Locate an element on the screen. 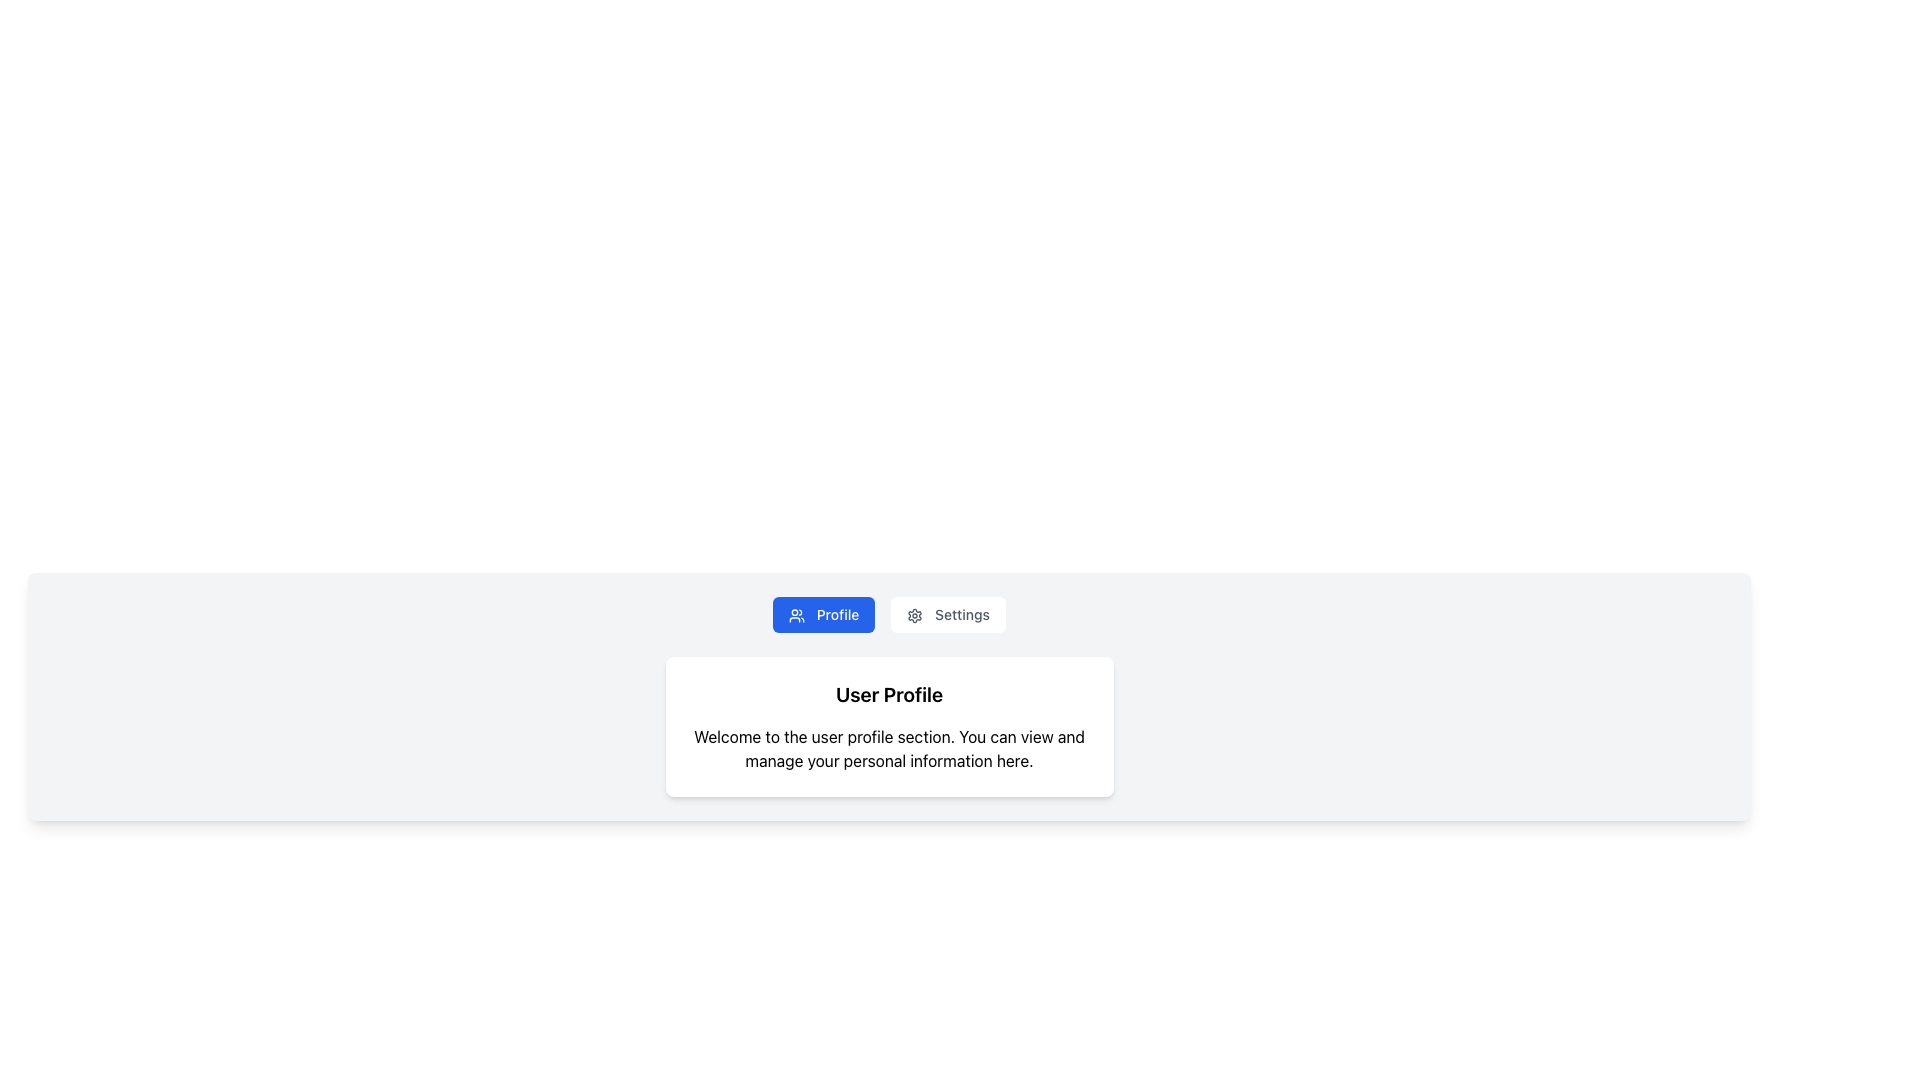 The image size is (1920, 1080). the text label that serves as the title for the user profile section, positioned at the top-most part of the section and centered horizontally is located at coordinates (888, 693).